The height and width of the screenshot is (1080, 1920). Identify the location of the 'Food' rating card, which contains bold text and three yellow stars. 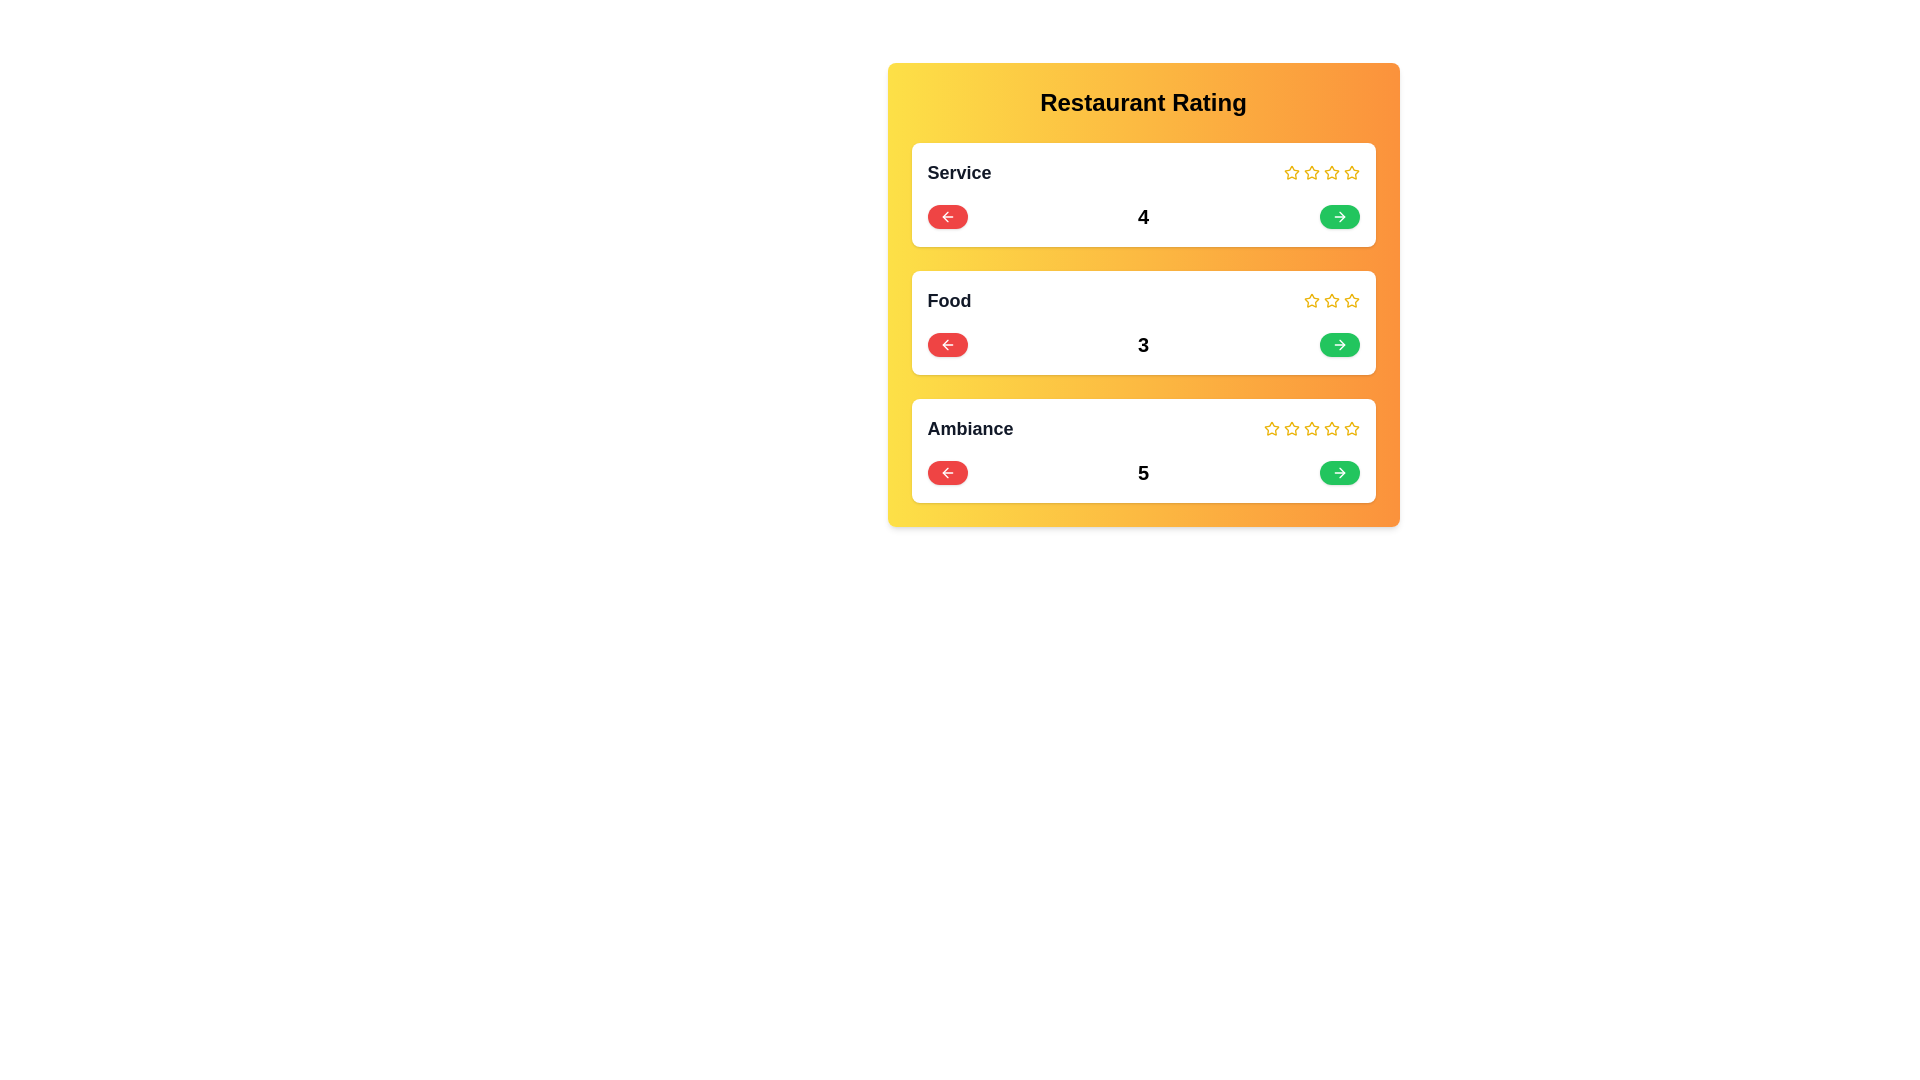
(1143, 300).